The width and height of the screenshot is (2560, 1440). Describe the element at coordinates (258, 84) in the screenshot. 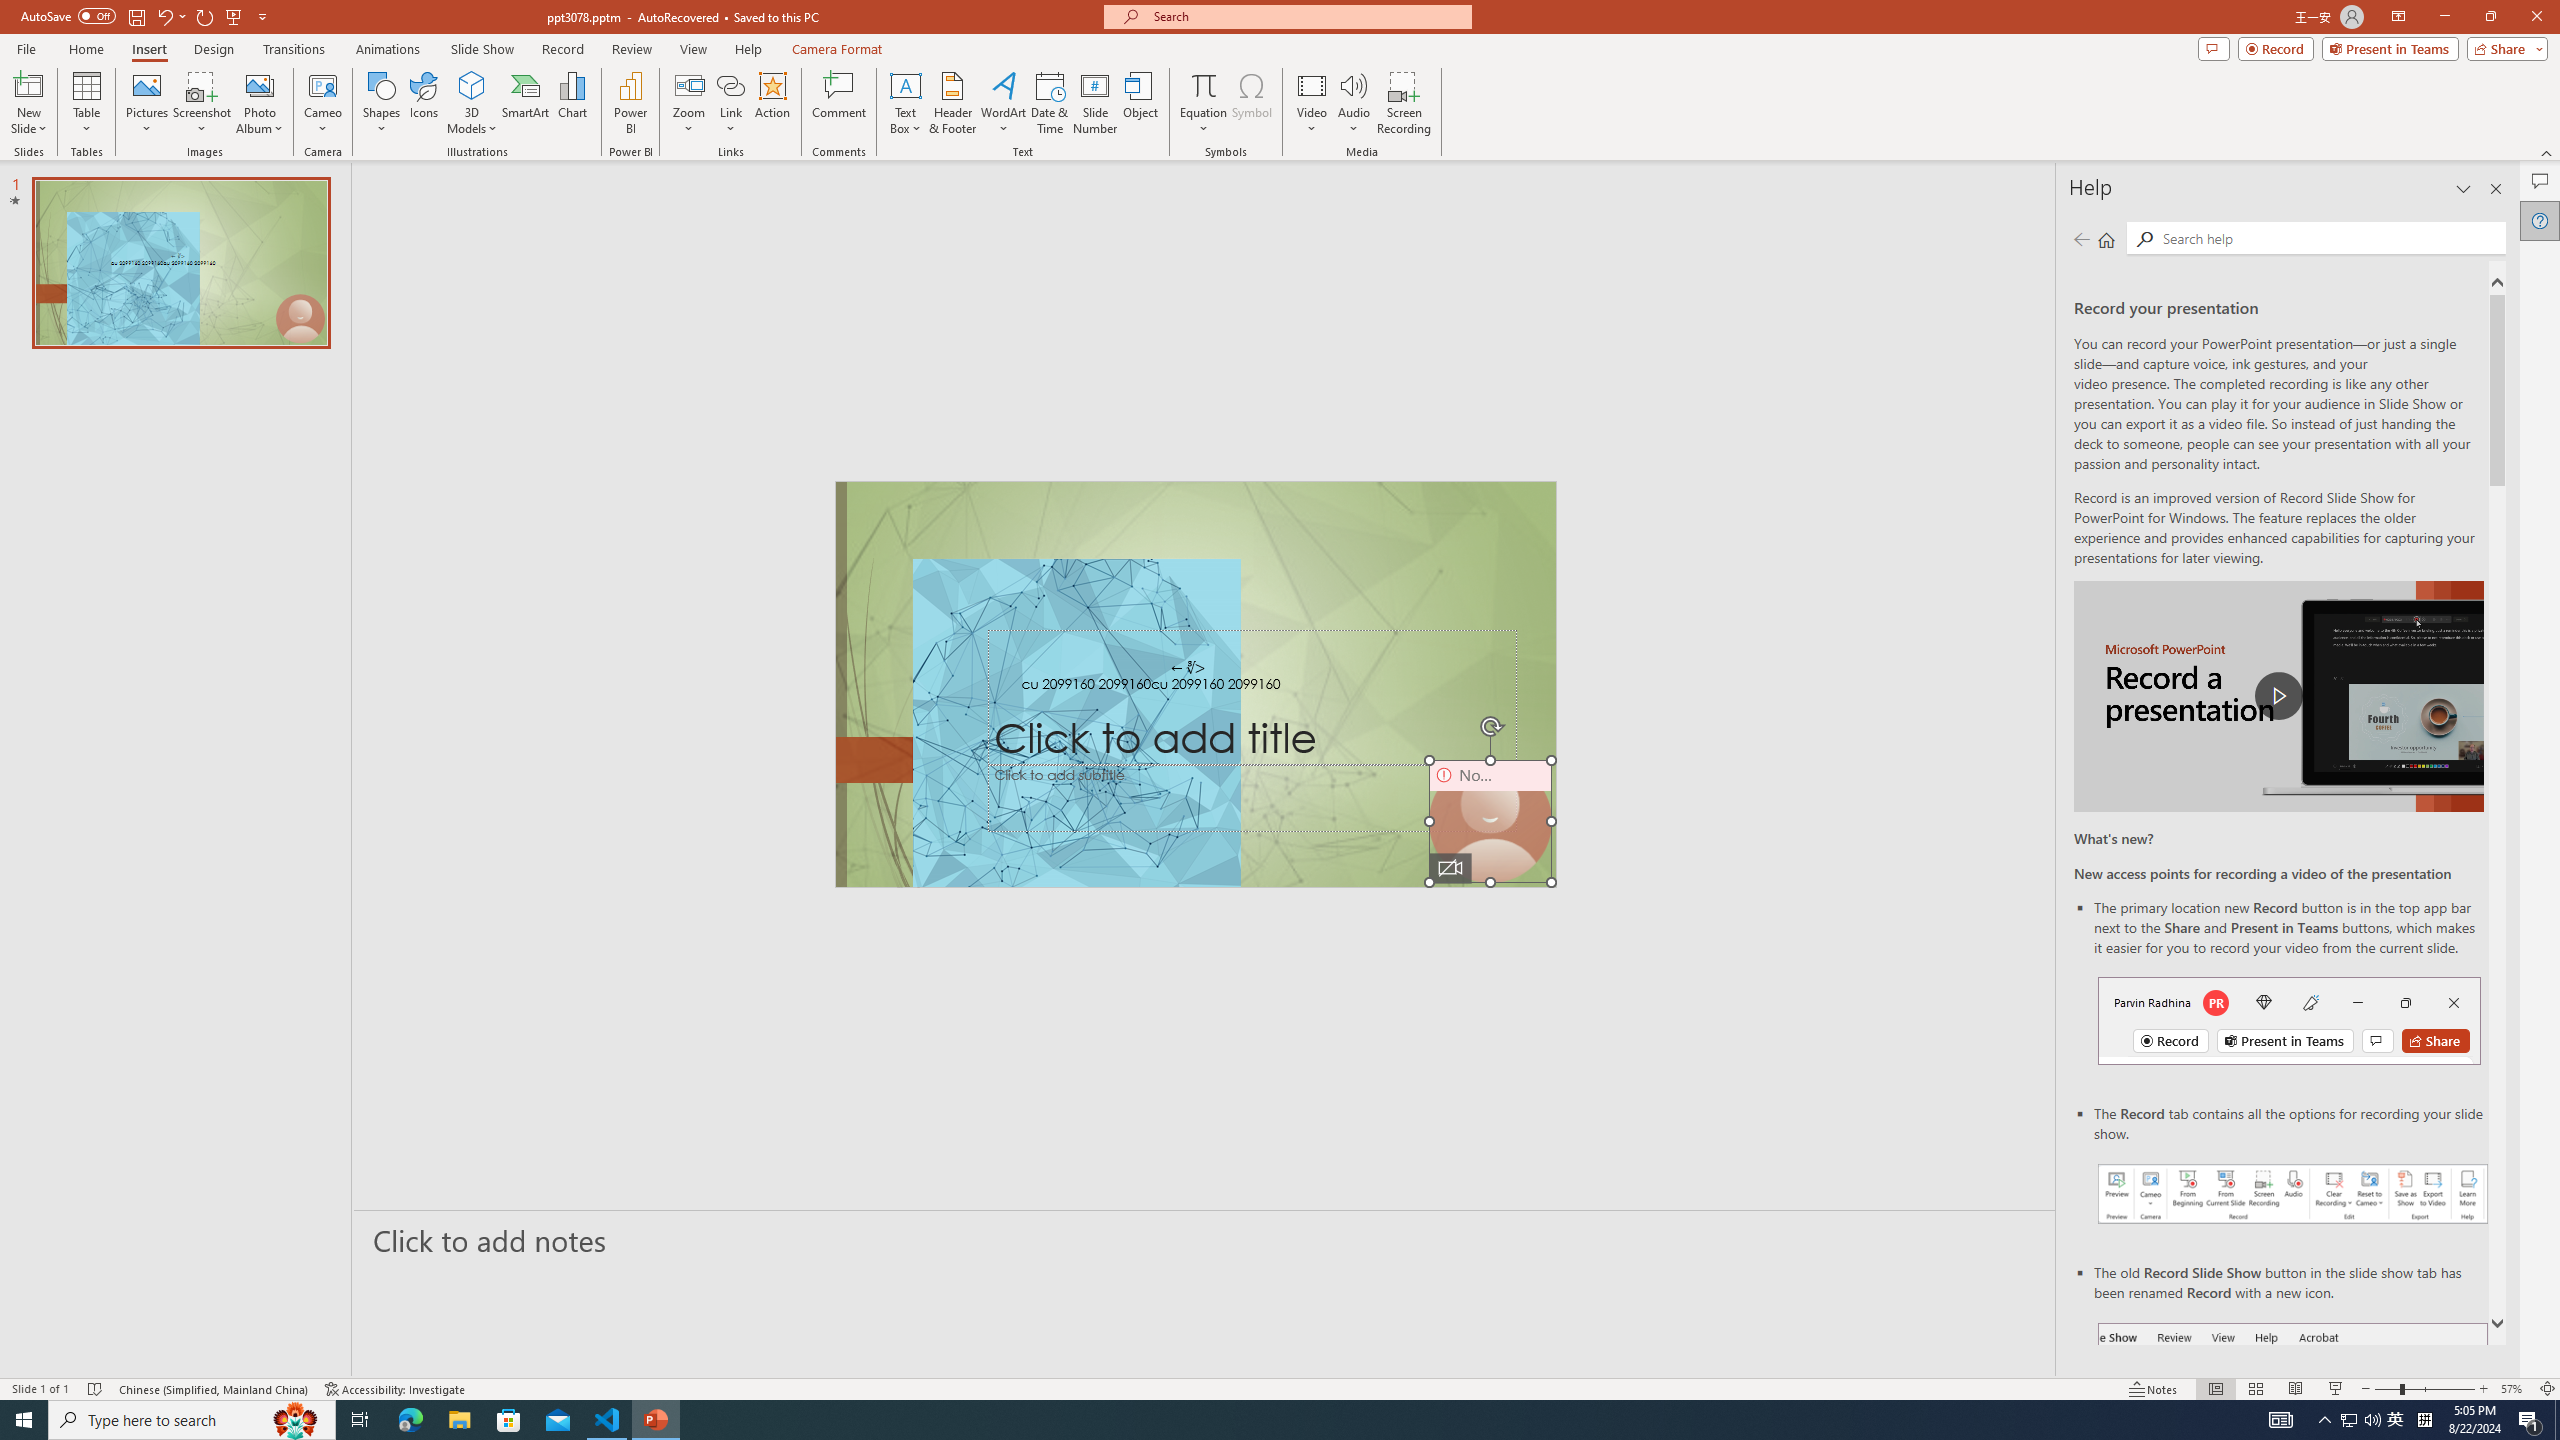

I see `'New Photo Album...'` at that location.